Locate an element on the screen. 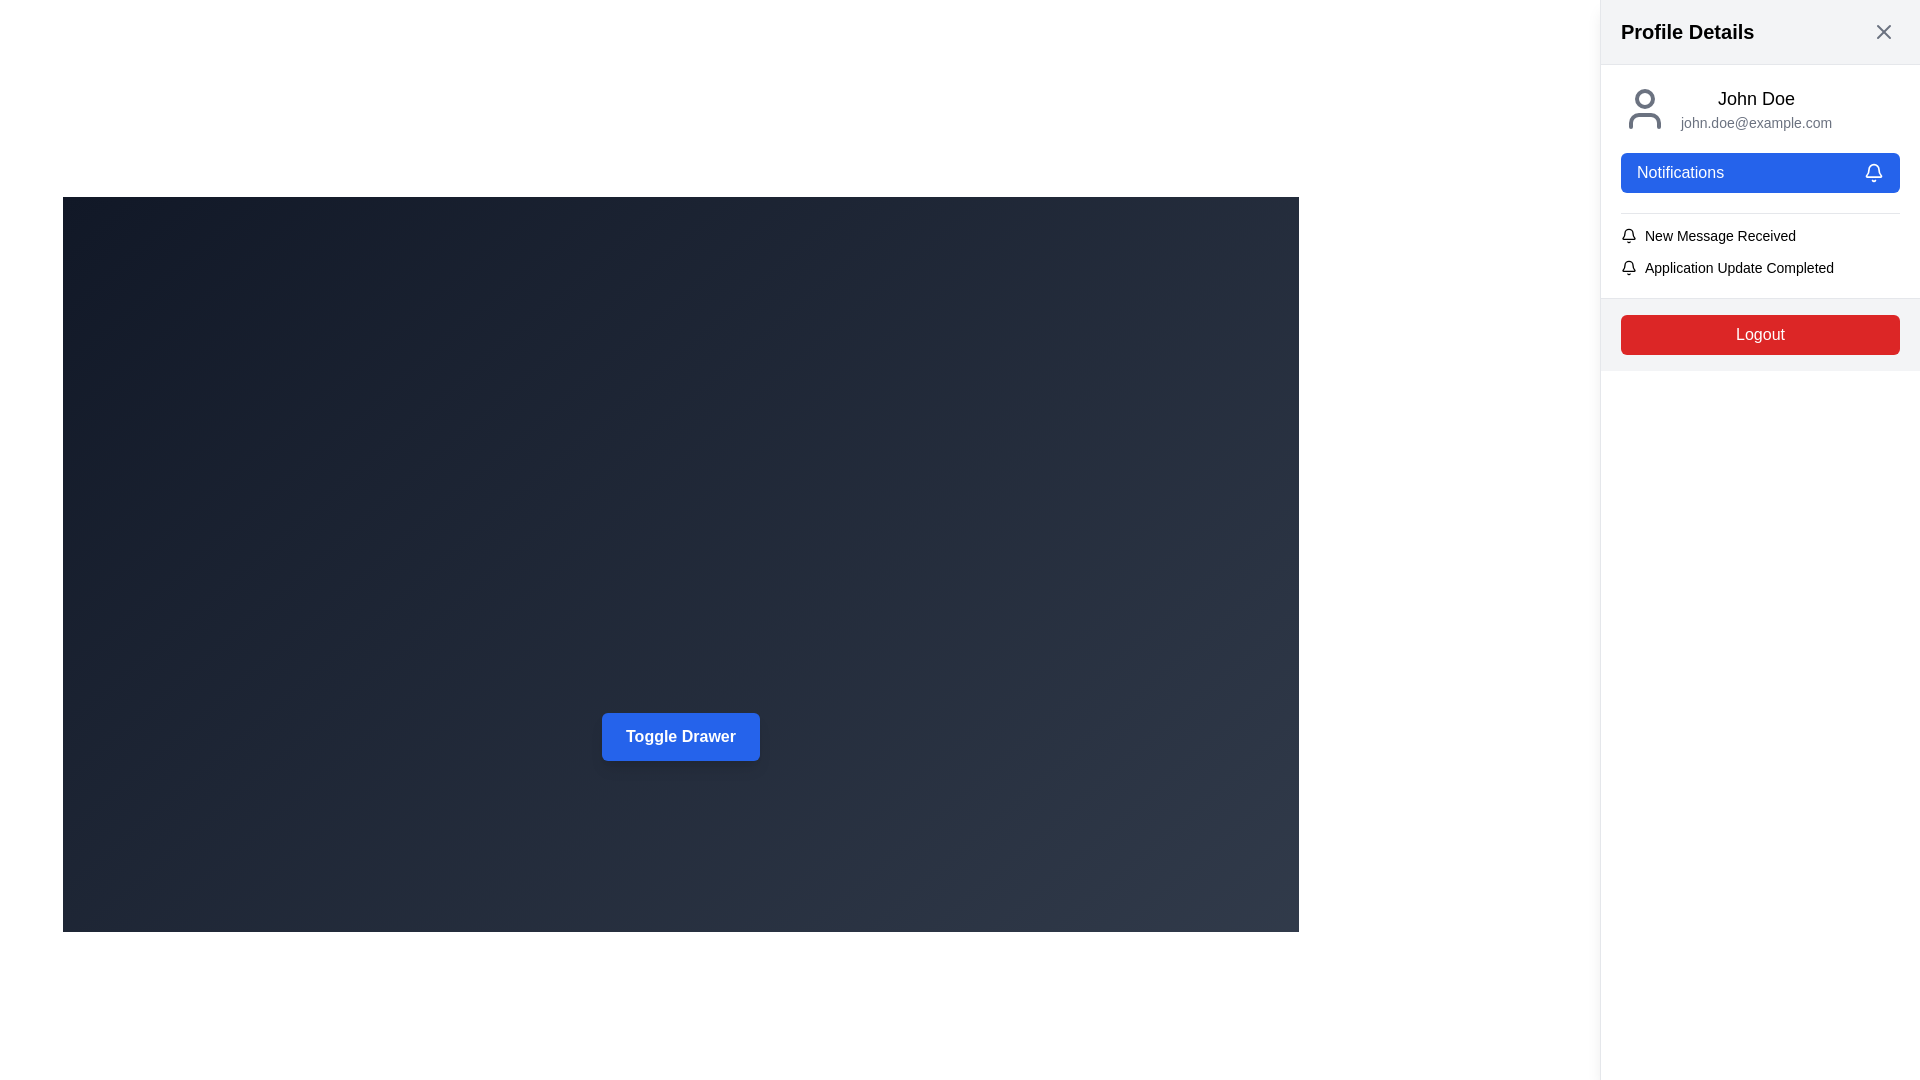 Image resolution: width=1920 pixels, height=1080 pixels. the bell icon located in the right sidebar beneath the 'Notifications' label, which indicates a feature related to notifications is located at coordinates (1628, 233).